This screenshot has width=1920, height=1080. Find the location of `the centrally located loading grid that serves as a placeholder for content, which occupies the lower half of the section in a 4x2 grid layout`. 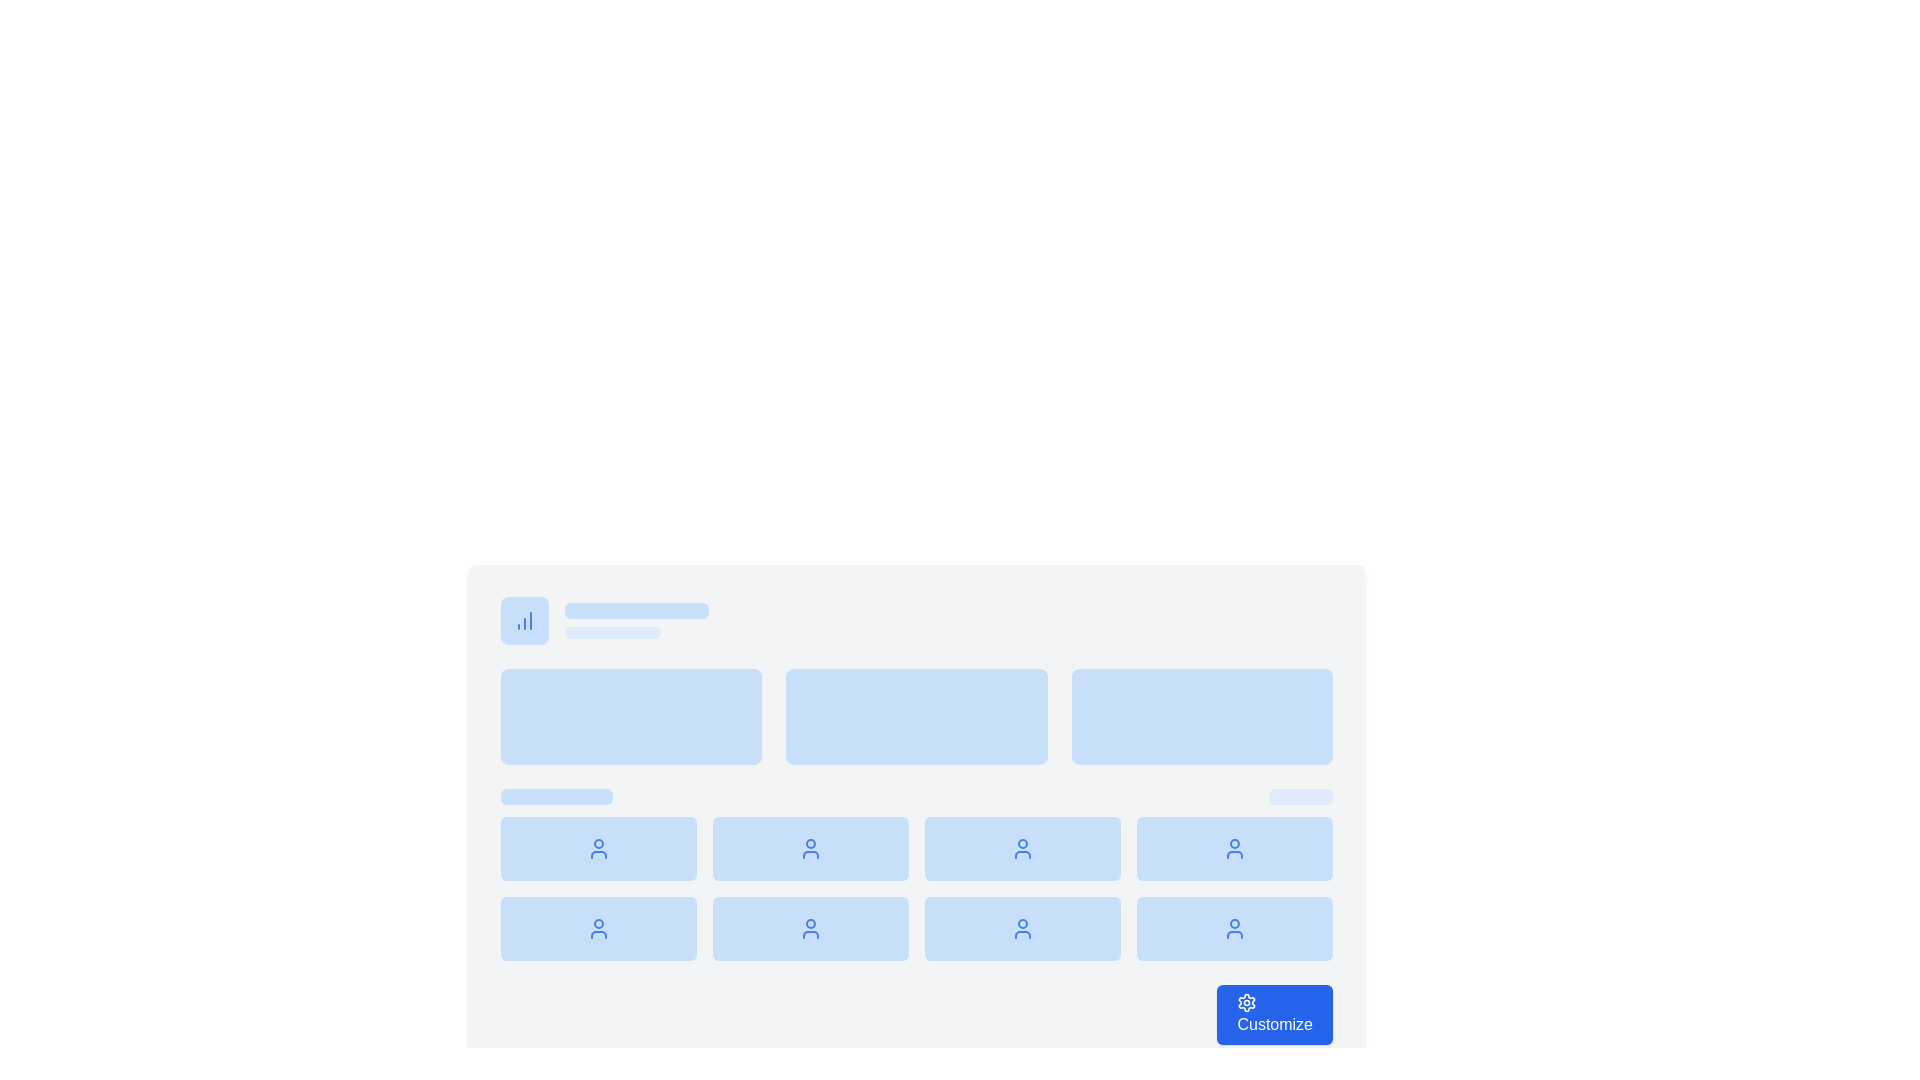

the centrally located loading grid that serves as a placeholder for content, which occupies the lower half of the section in a 4x2 grid layout is located at coordinates (915, 887).